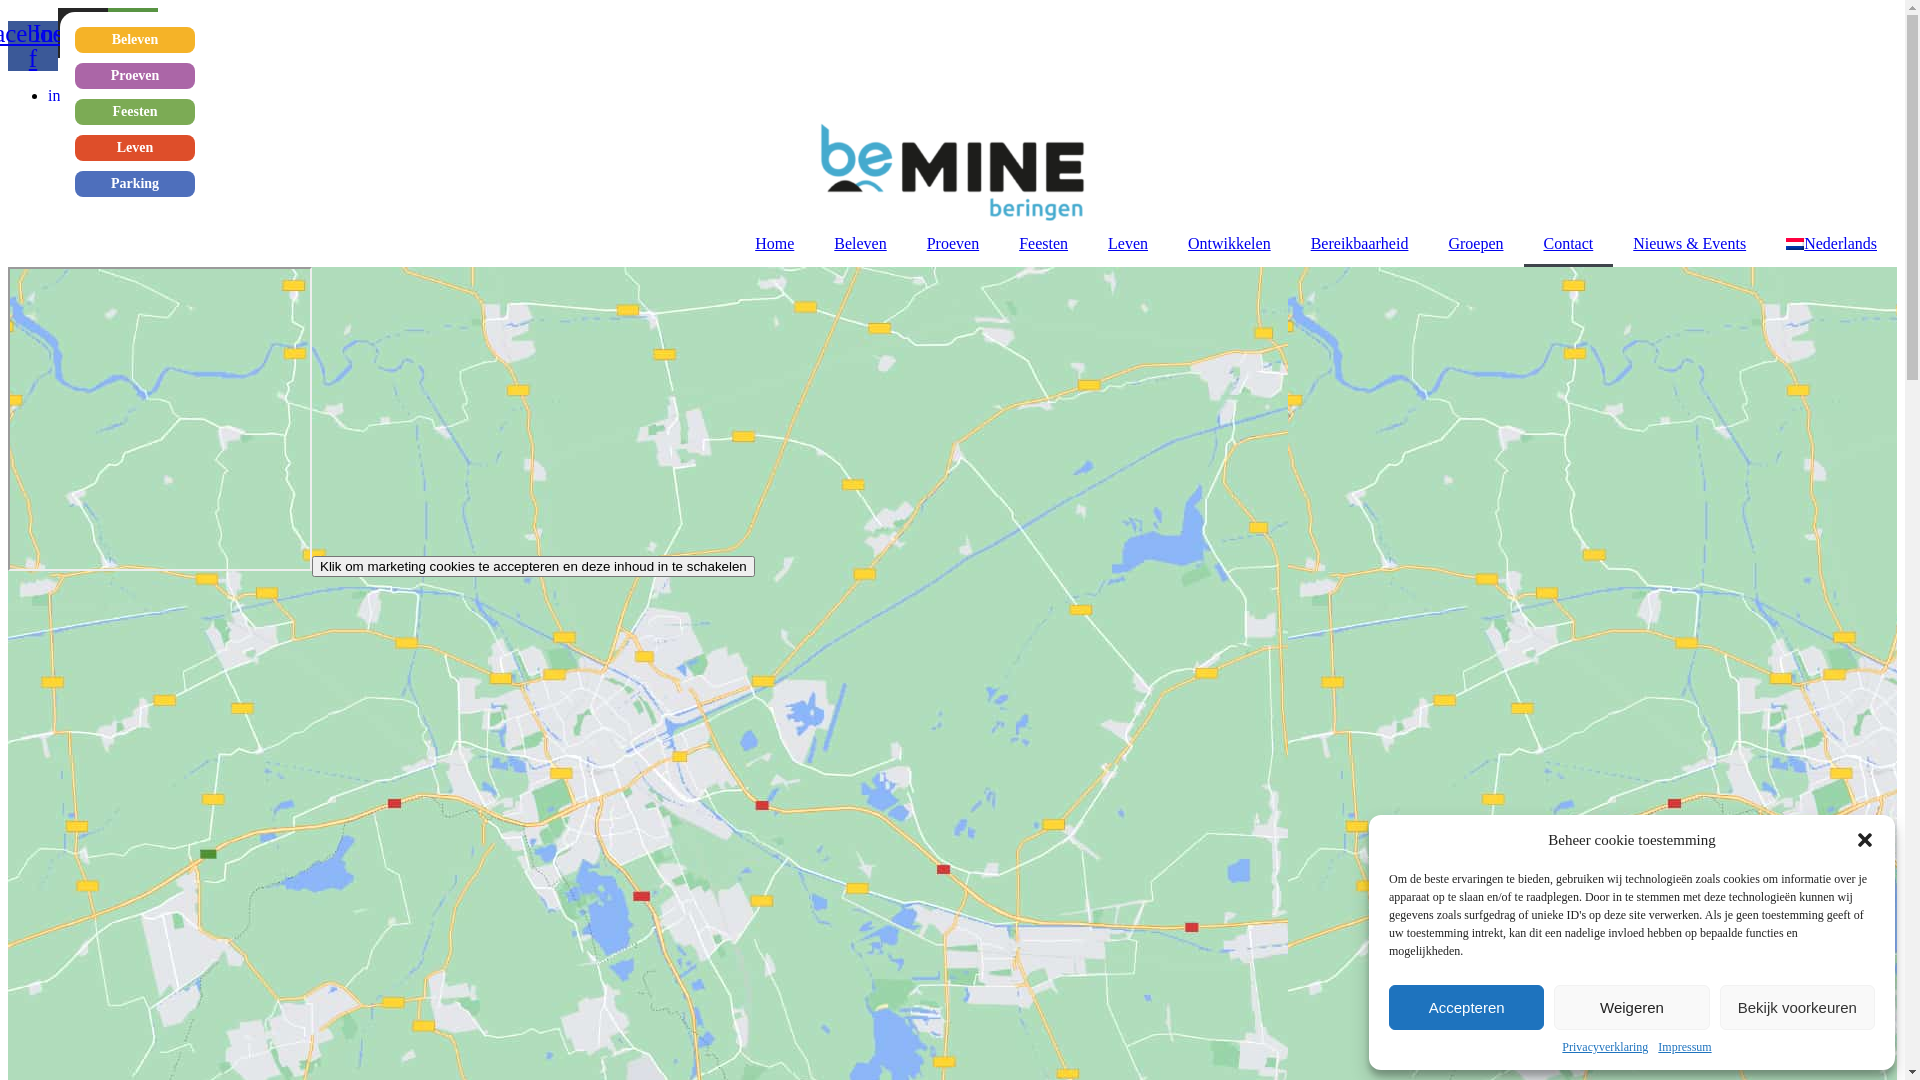 This screenshot has height=1080, width=1920. I want to click on 'Parking', so click(133, 184).